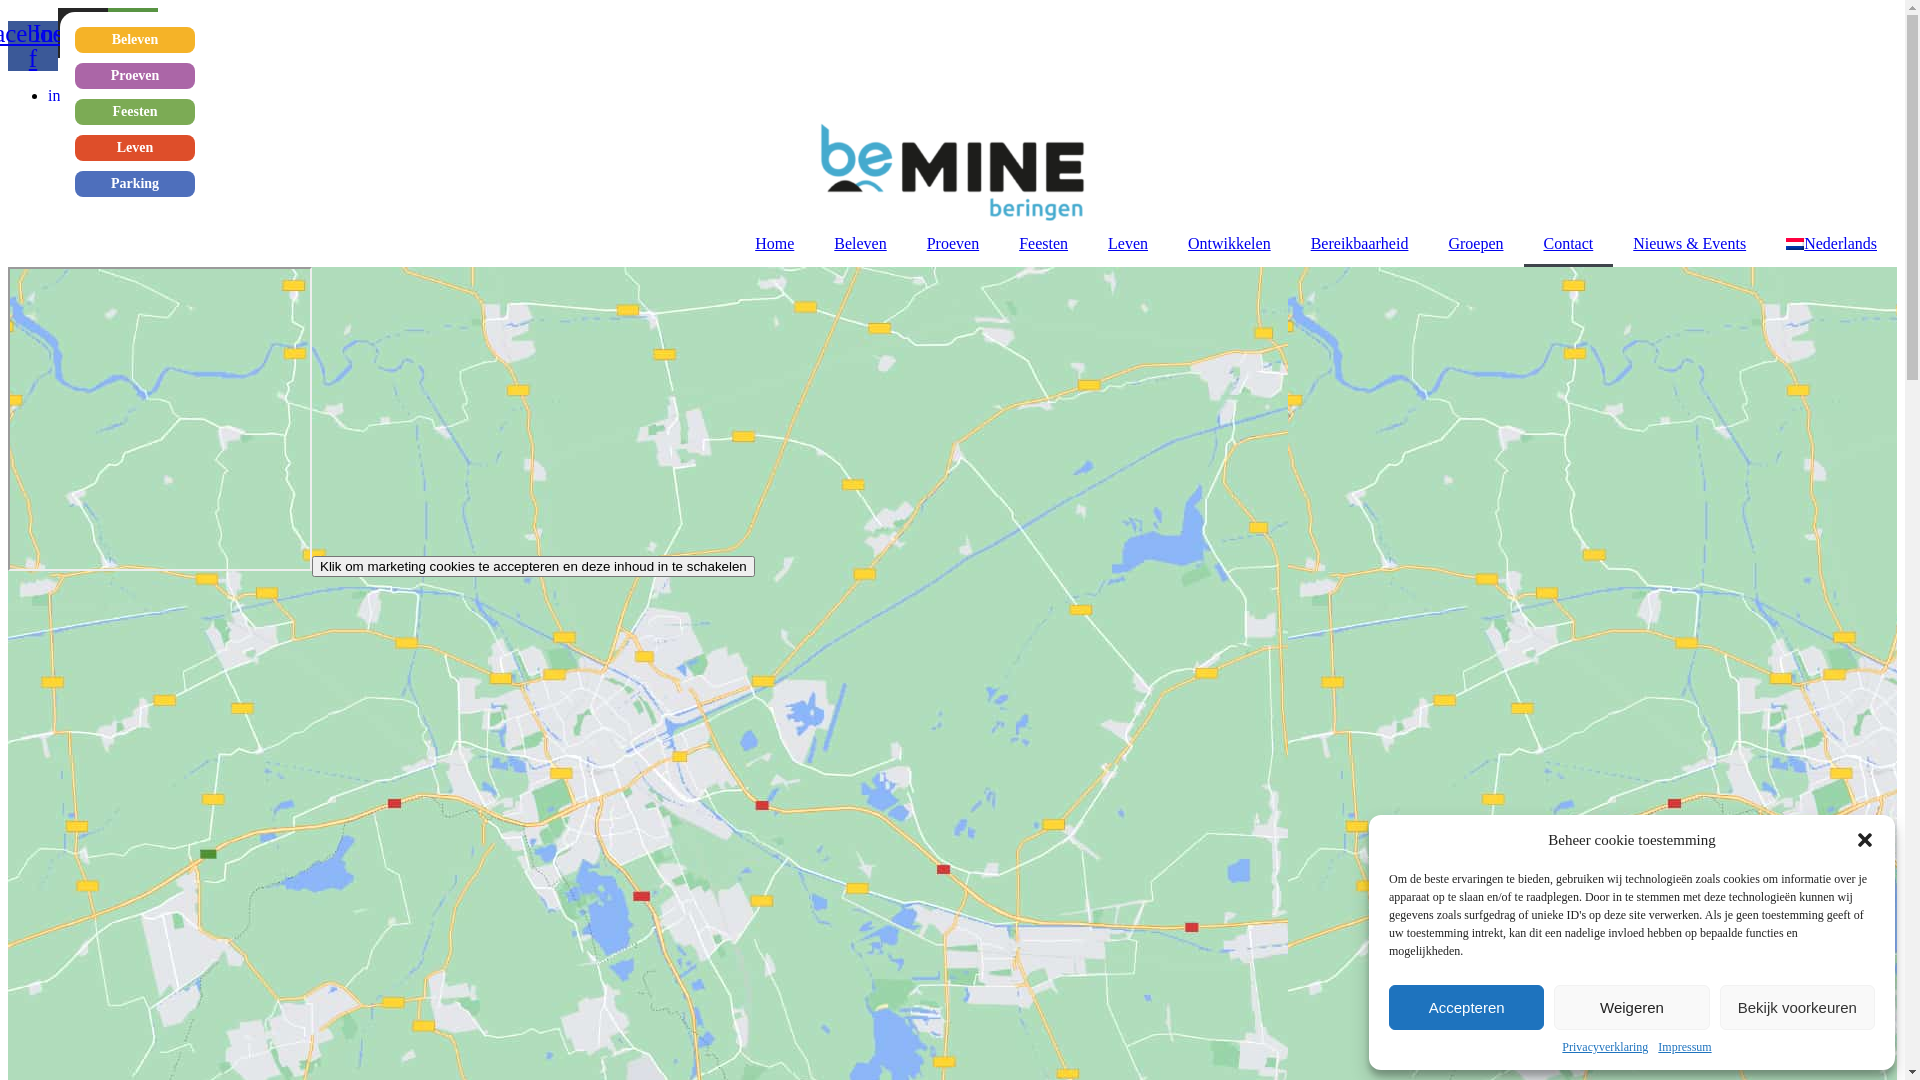 This screenshot has height=1080, width=1920. I want to click on 'Parking', so click(133, 184).